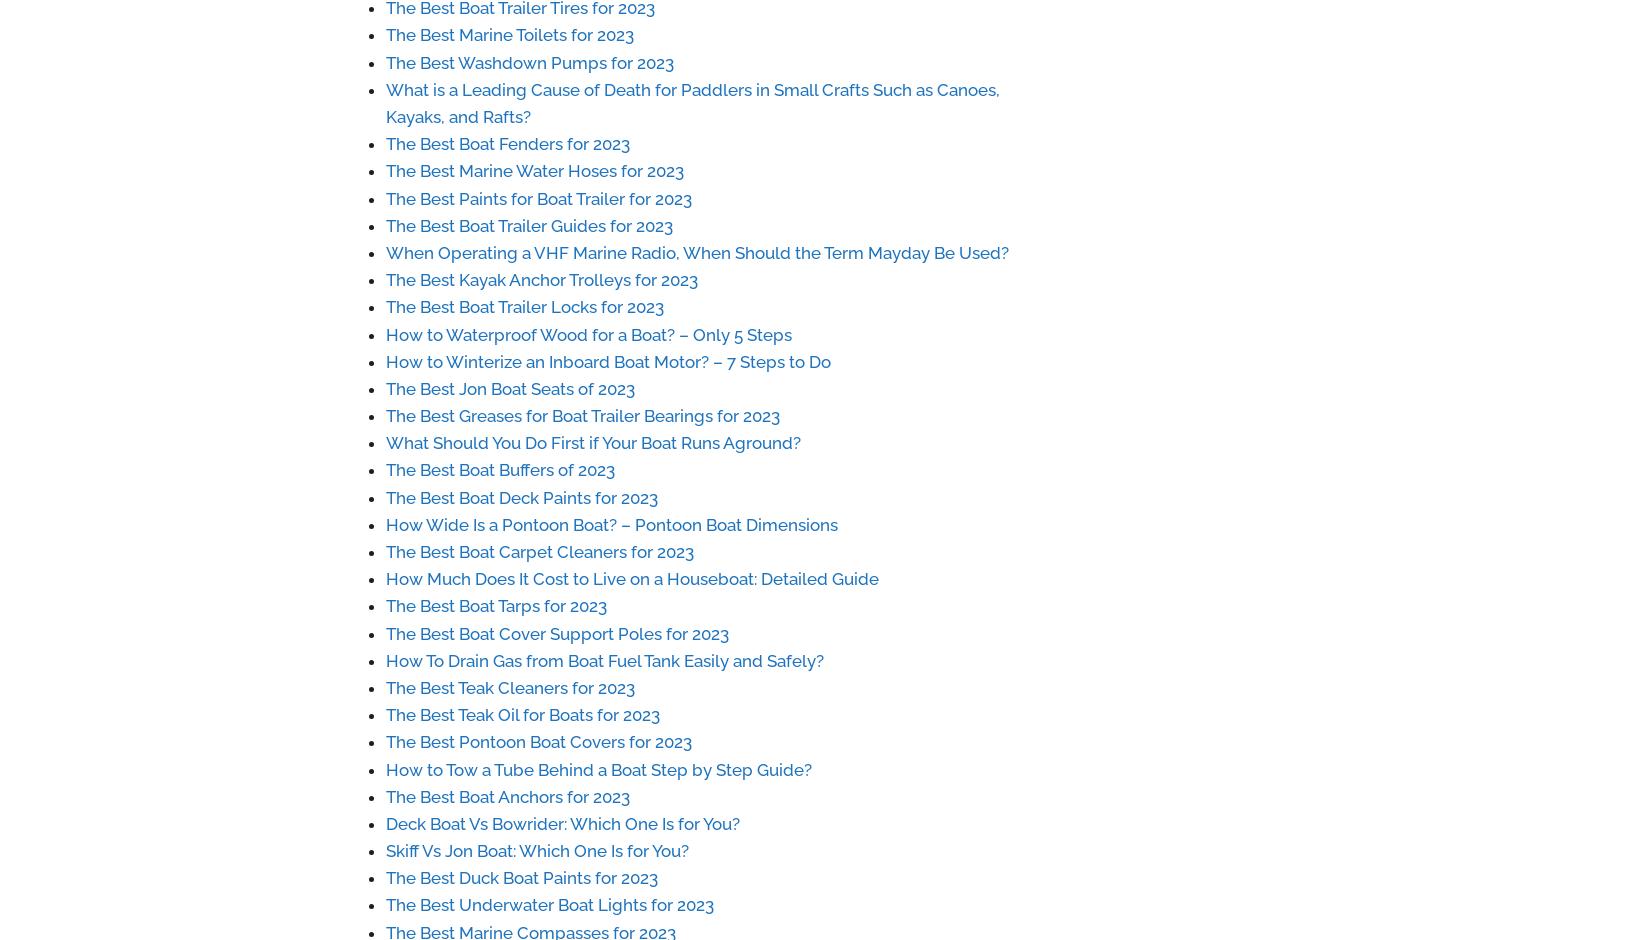  Describe the element at coordinates (581, 416) in the screenshot. I see `'The Best Greases for Boat Trailer Bearings for 2023'` at that location.